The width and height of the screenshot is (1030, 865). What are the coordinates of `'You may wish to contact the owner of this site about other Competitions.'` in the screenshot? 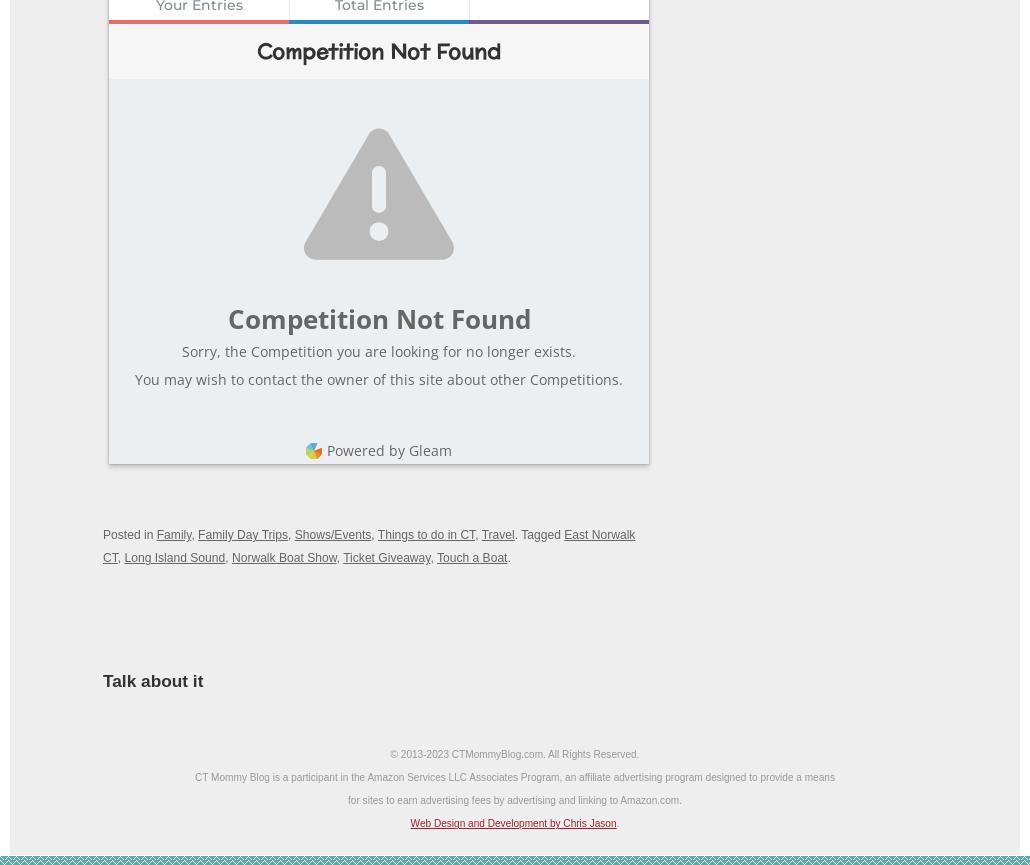 It's located at (379, 378).